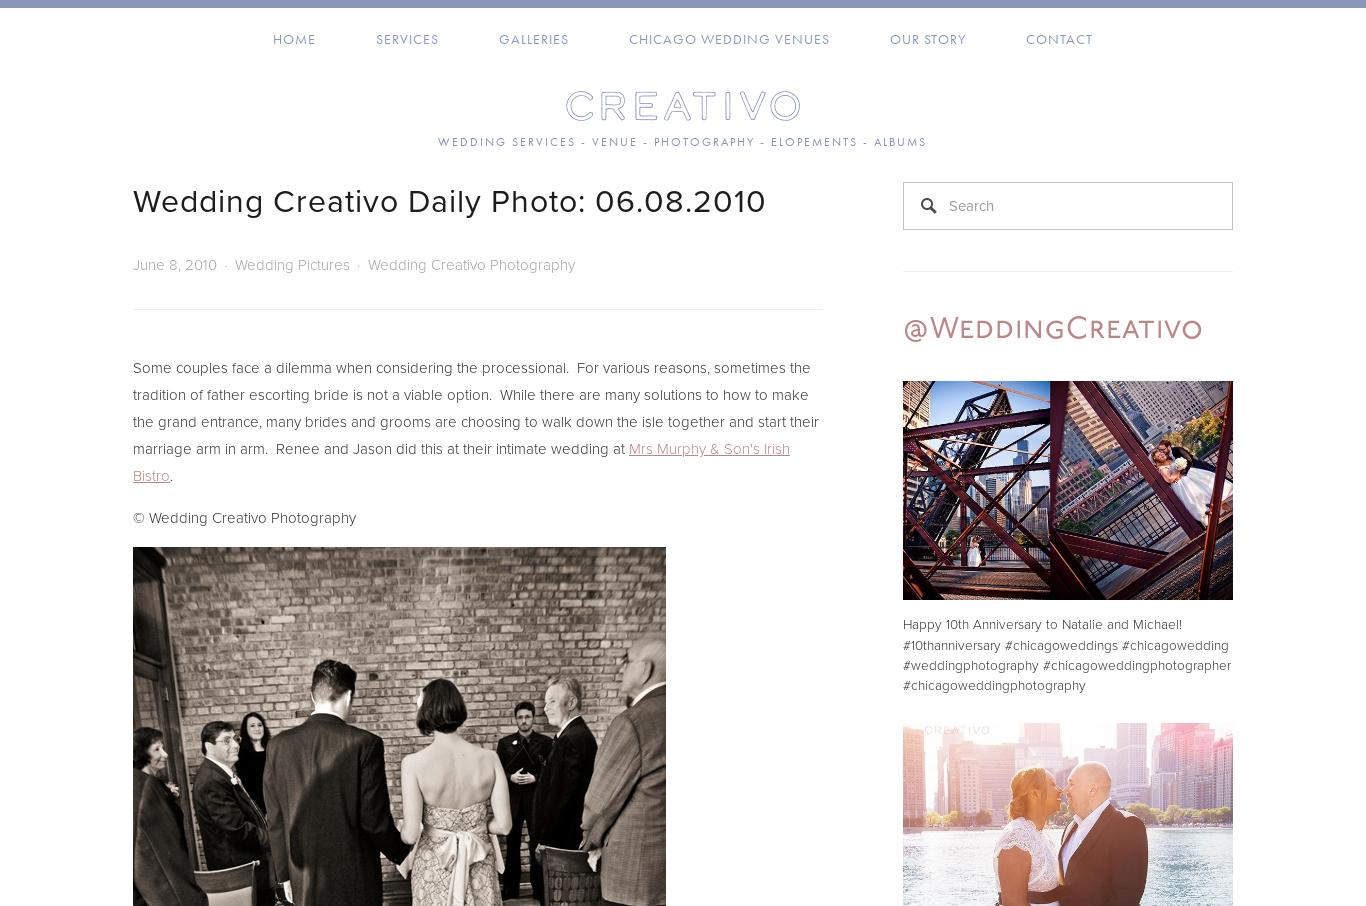 The image size is (1366, 906). Describe the element at coordinates (1051, 329) in the screenshot. I see `'@WeddingCreativo'` at that location.